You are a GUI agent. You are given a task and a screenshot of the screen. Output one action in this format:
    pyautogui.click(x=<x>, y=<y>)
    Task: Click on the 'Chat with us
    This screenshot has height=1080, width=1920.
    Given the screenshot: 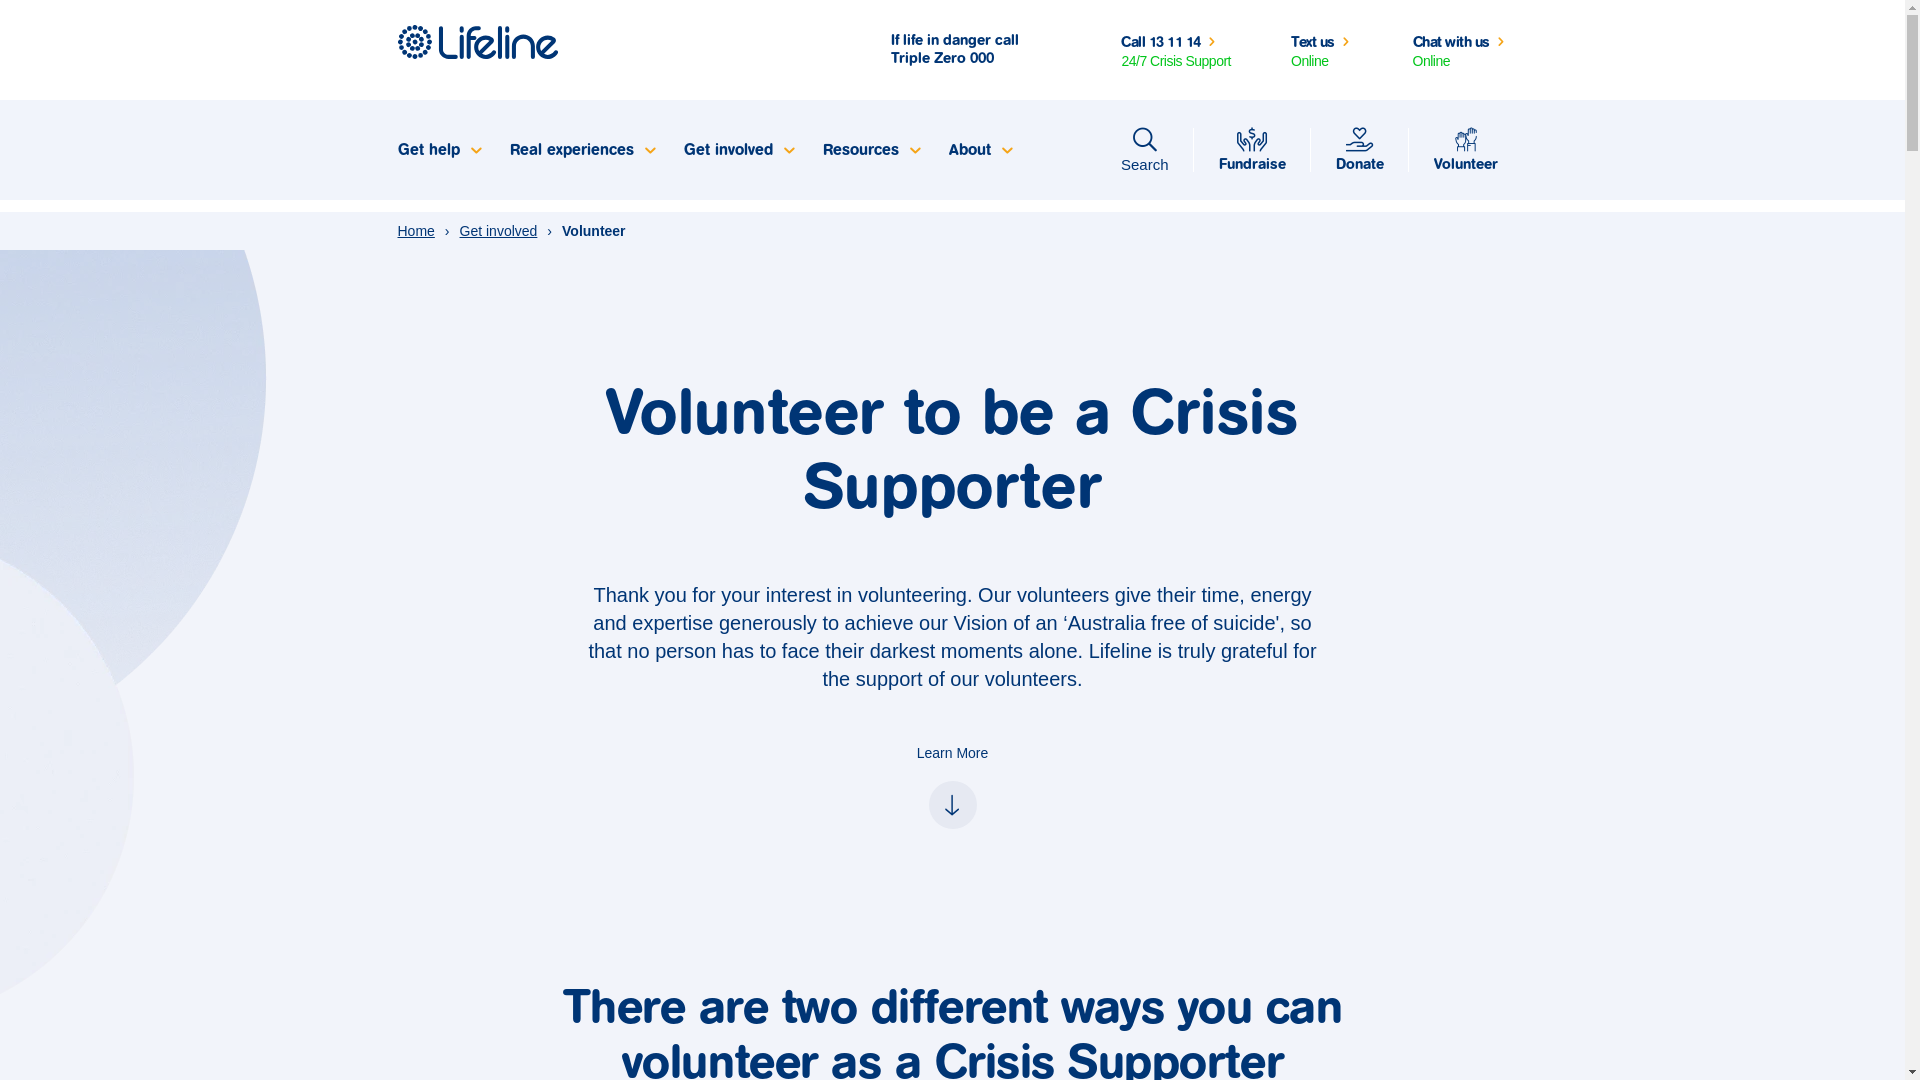 What is the action you would take?
    pyautogui.click(x=1459, y=49)
    